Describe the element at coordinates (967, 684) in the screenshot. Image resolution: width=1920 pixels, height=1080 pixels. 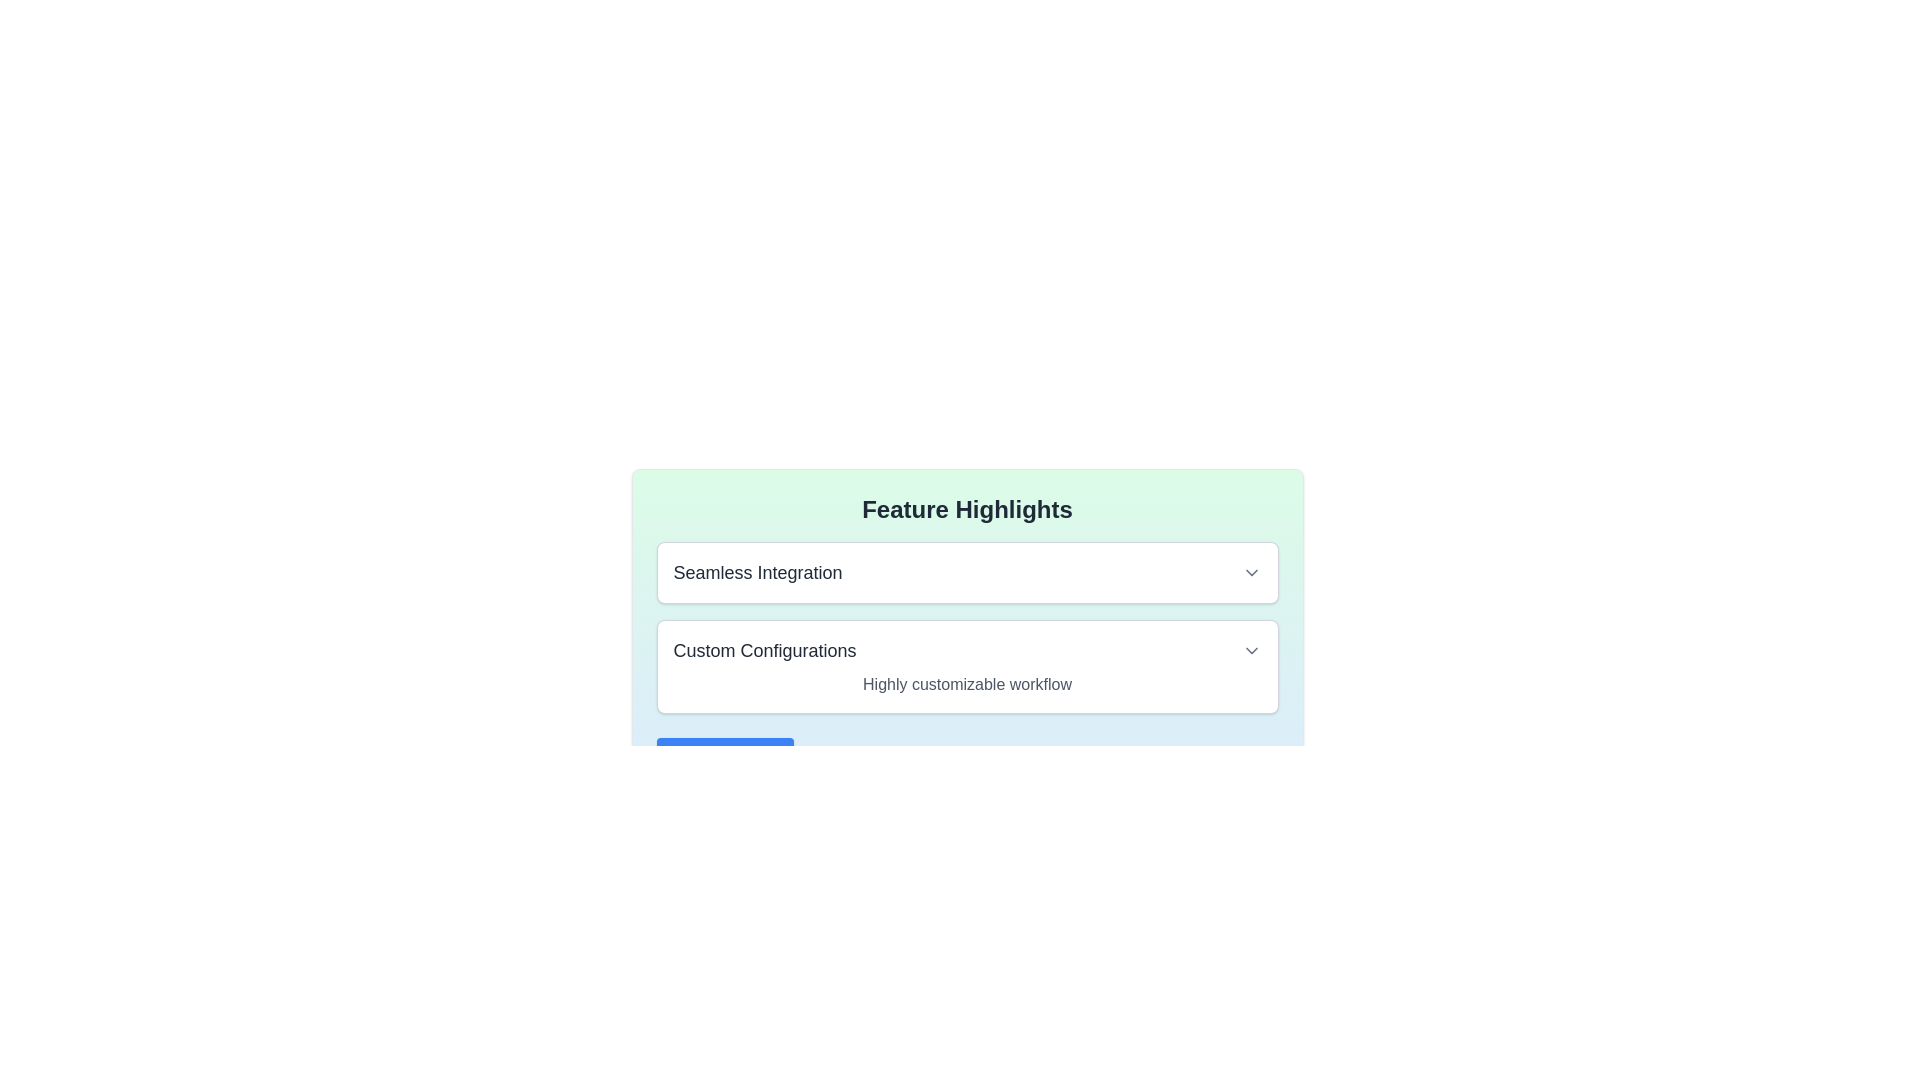
I see `the static text label displaying 'Highly customizable workflow', which is located below the heading 'Custom Configurations' in a card-like layout` at that location.